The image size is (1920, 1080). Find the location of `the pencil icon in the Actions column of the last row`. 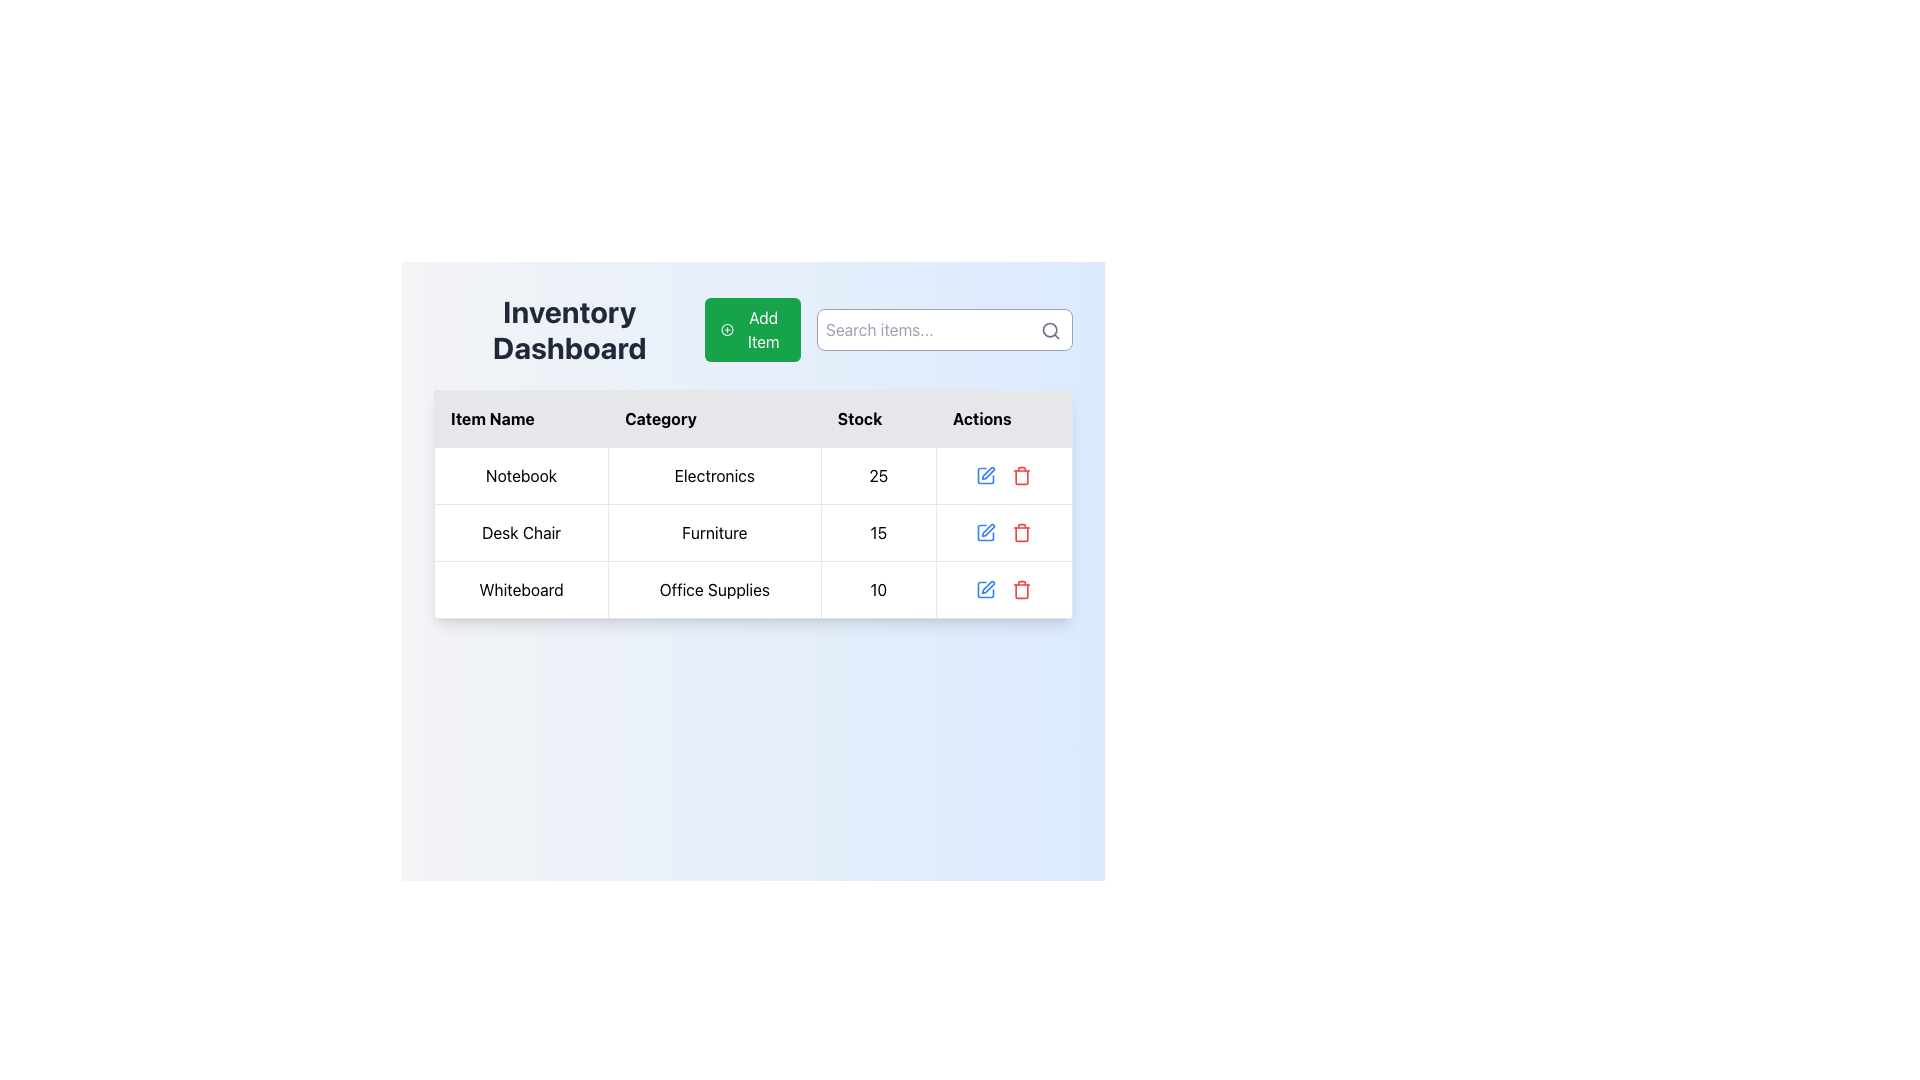

the pencil icon in the Actions column of the last row is located at coordinates (1003, 589).